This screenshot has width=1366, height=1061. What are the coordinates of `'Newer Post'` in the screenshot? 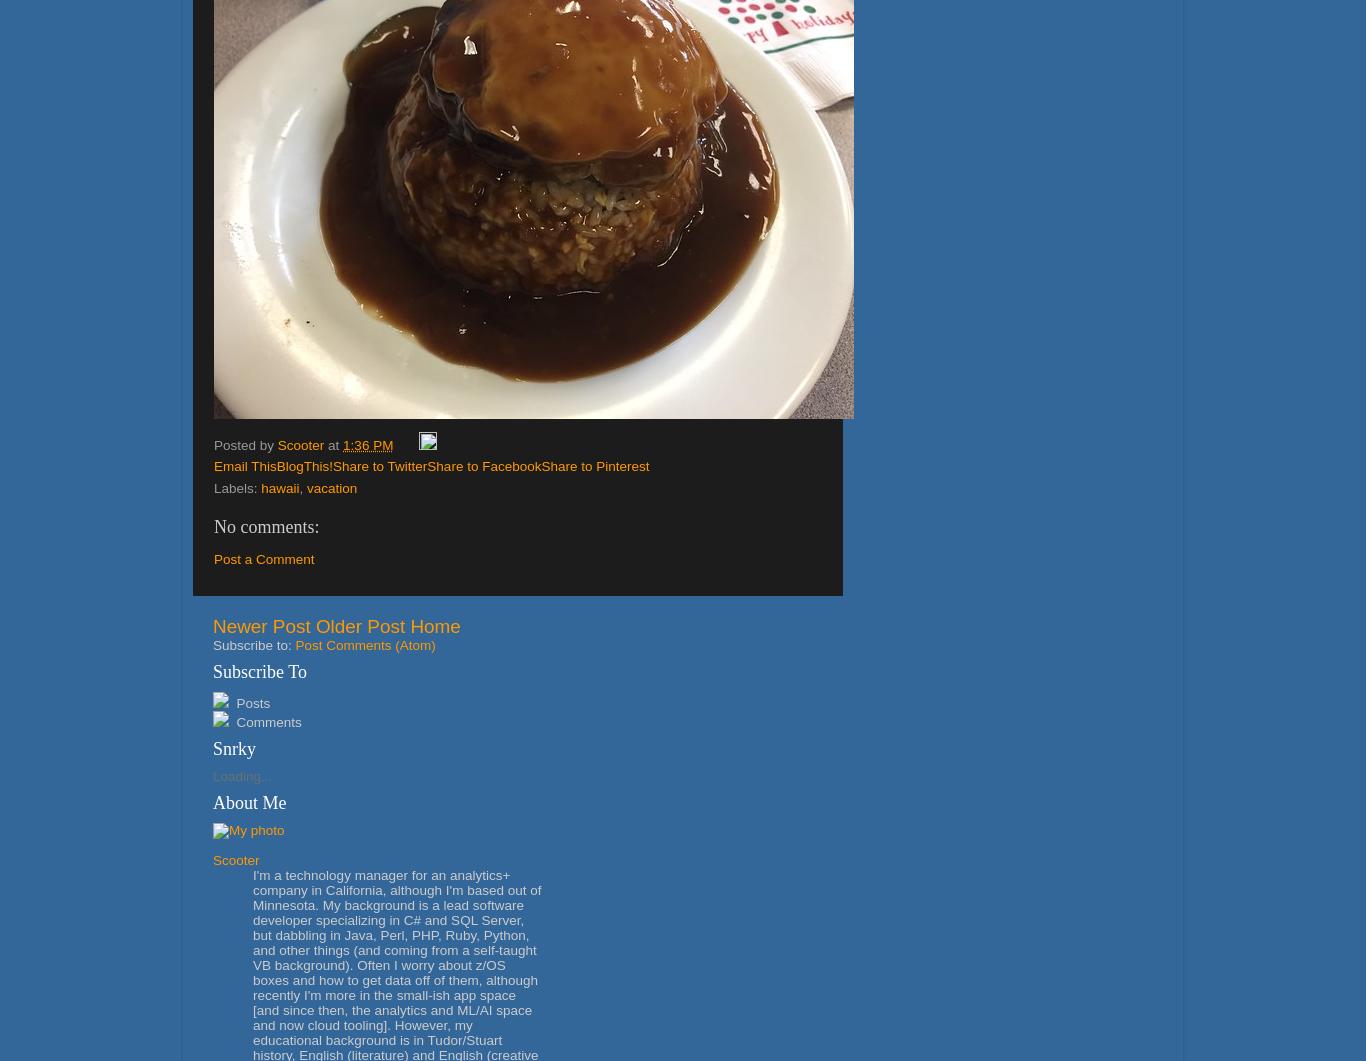 It's located at (211, 625).